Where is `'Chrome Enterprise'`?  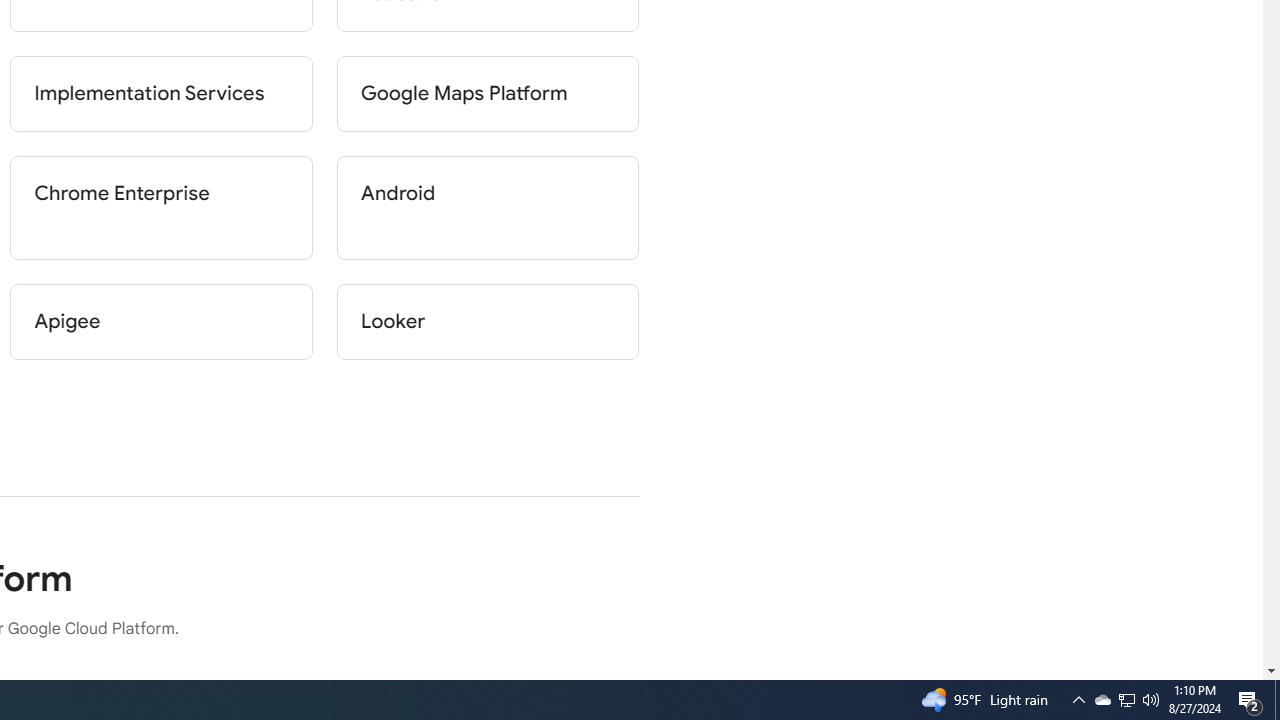 'Chrome Enterprise' is located at coordinates (161, 208).